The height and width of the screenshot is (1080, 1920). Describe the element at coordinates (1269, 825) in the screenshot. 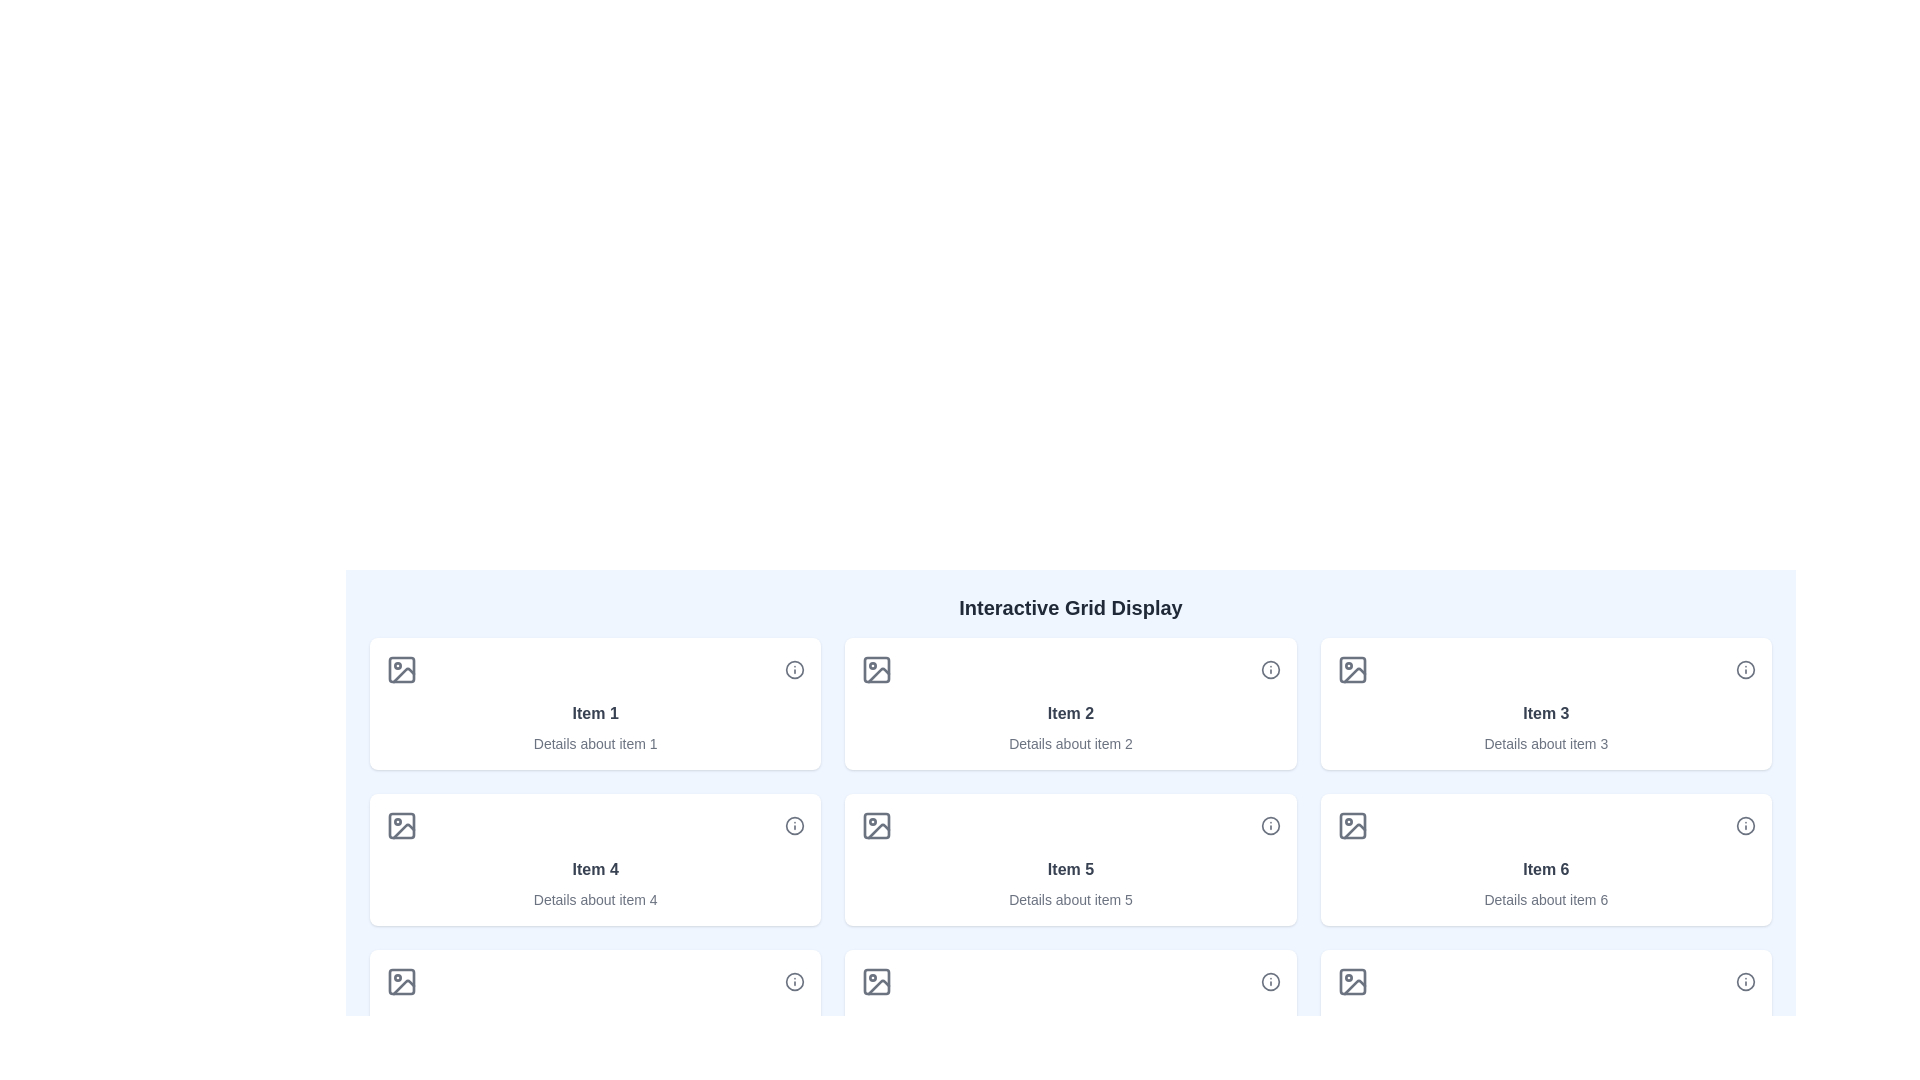

I see `the circular outline of the informational icon for Item 5 in the grid display, located at the top-right of the bounding box` at that location.